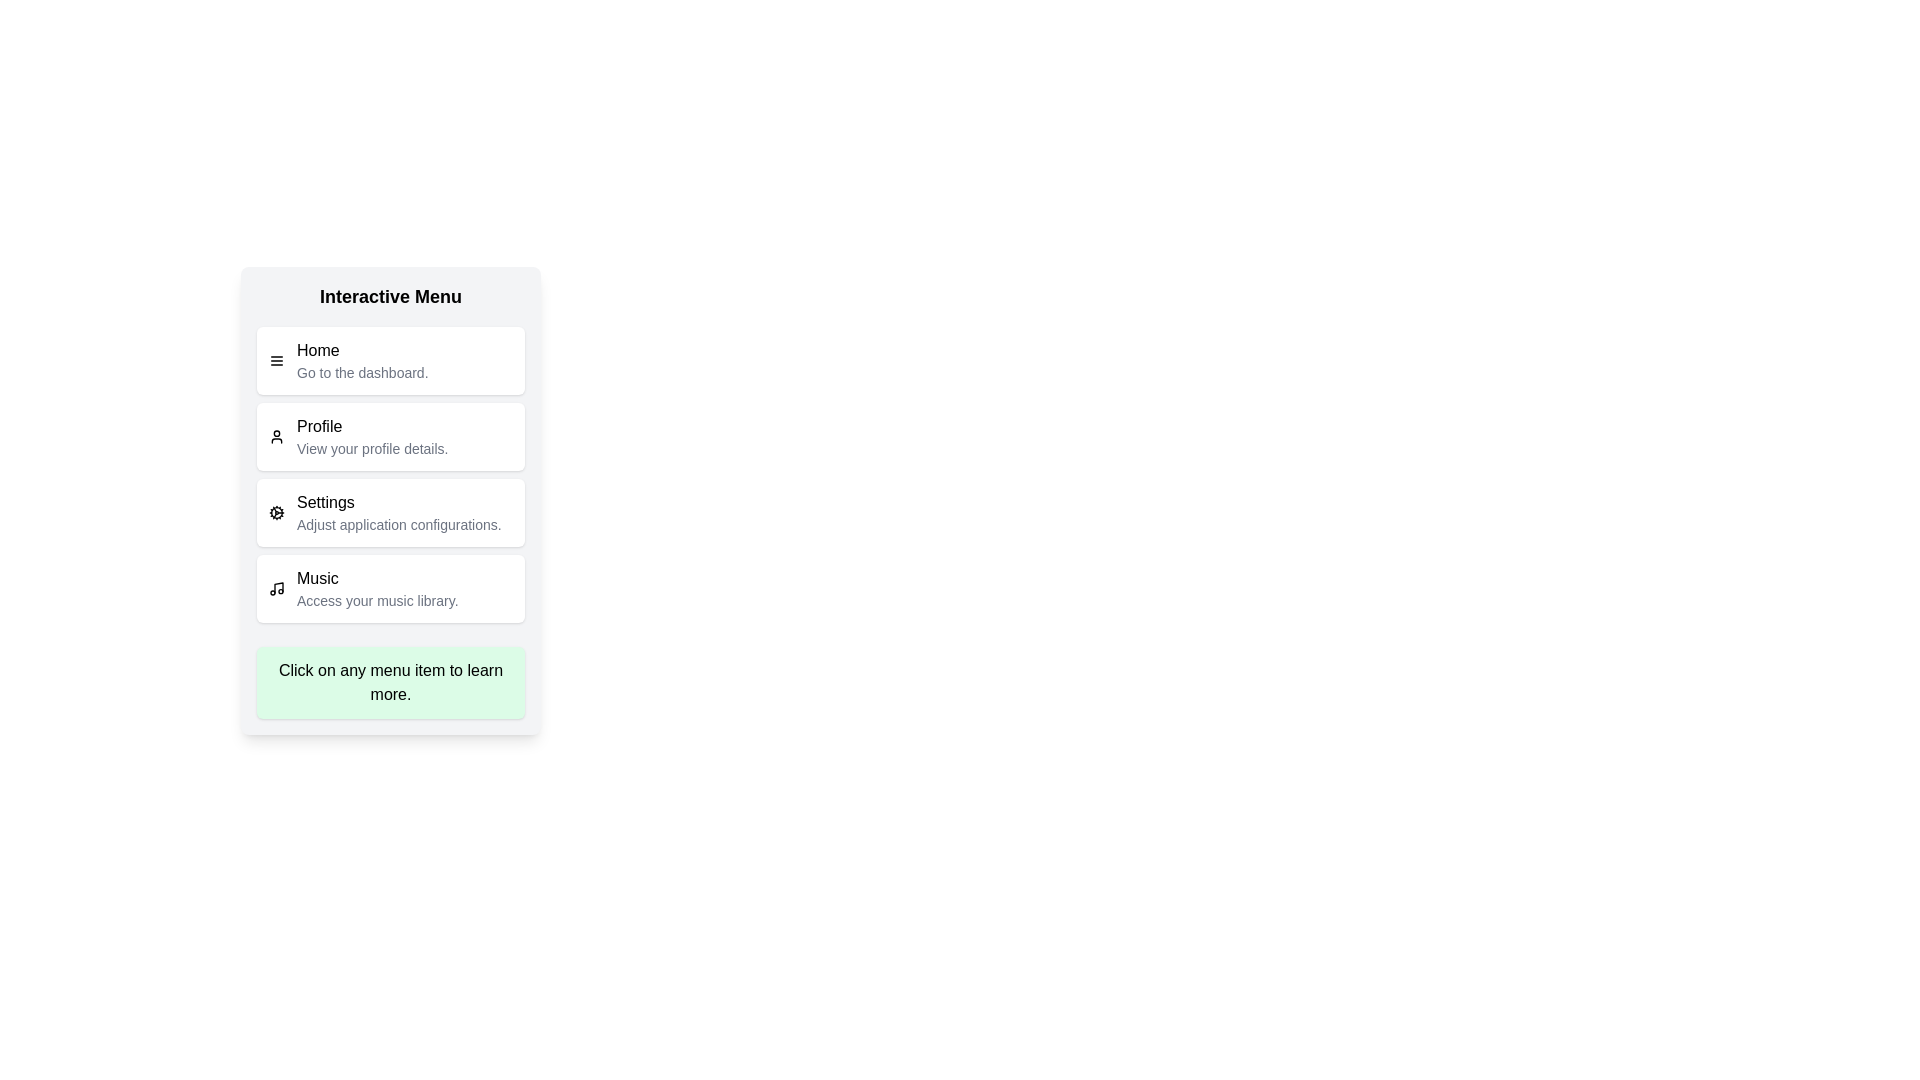 The image size is (1920, 1080). What do you see at coordinates (390, 361) in the screenshot?
I see `the menu item labeled Home to view its description` at bounding box center [390, 361].